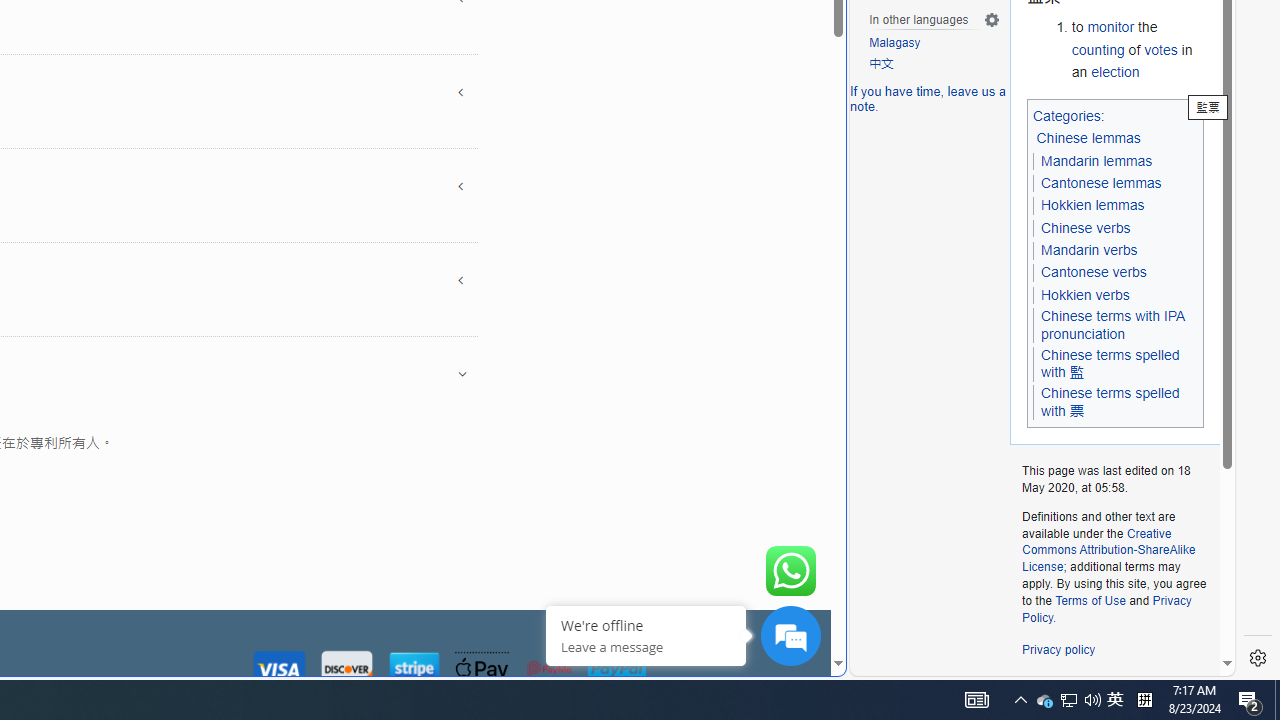 This screenshot has height=720, width=1280. Describe the element at coordinates (1084, 294) in the screenshot. I see `'Hokkien verbs'` at that location.